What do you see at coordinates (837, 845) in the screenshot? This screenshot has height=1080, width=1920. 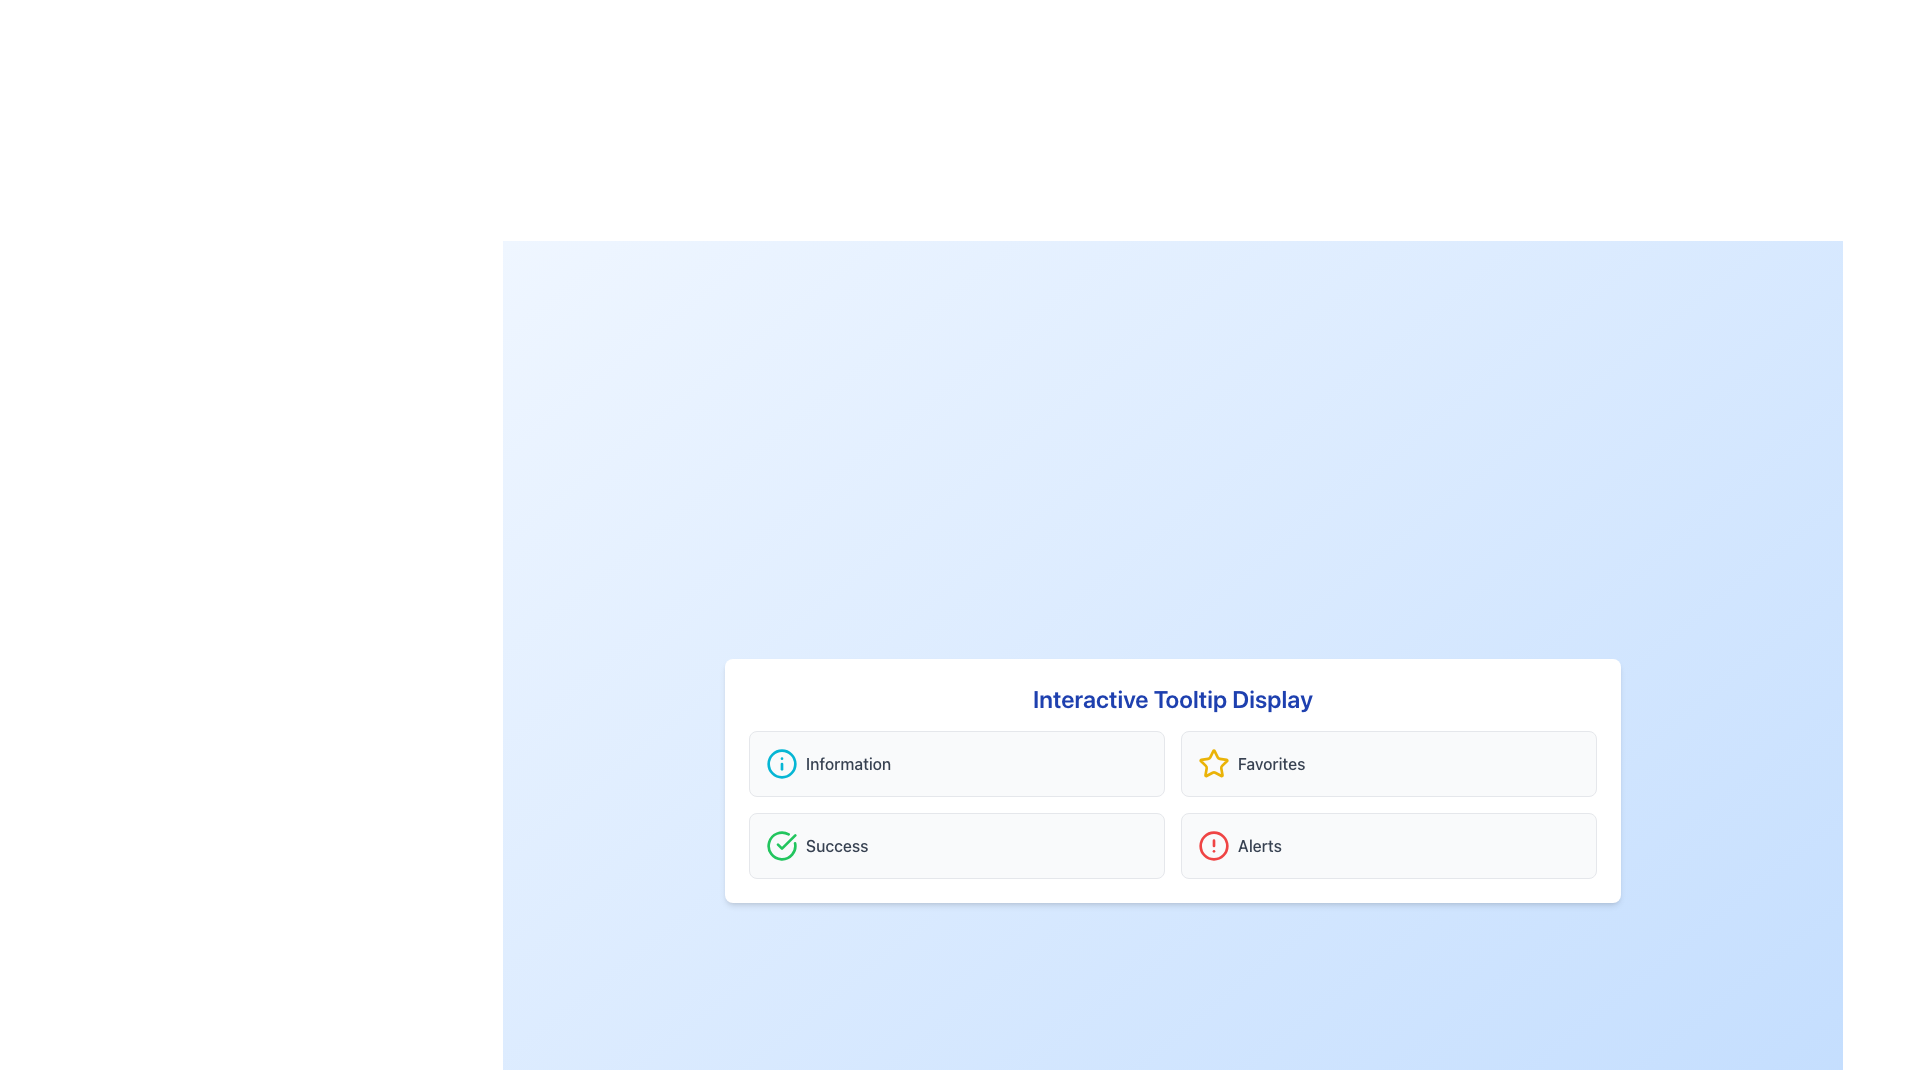 I see `the static text label that conveys a success message, located immediately to the right of the green circular checkmark icon in the bottom-left quadrant of the panel` at bounding box center [837, 845].